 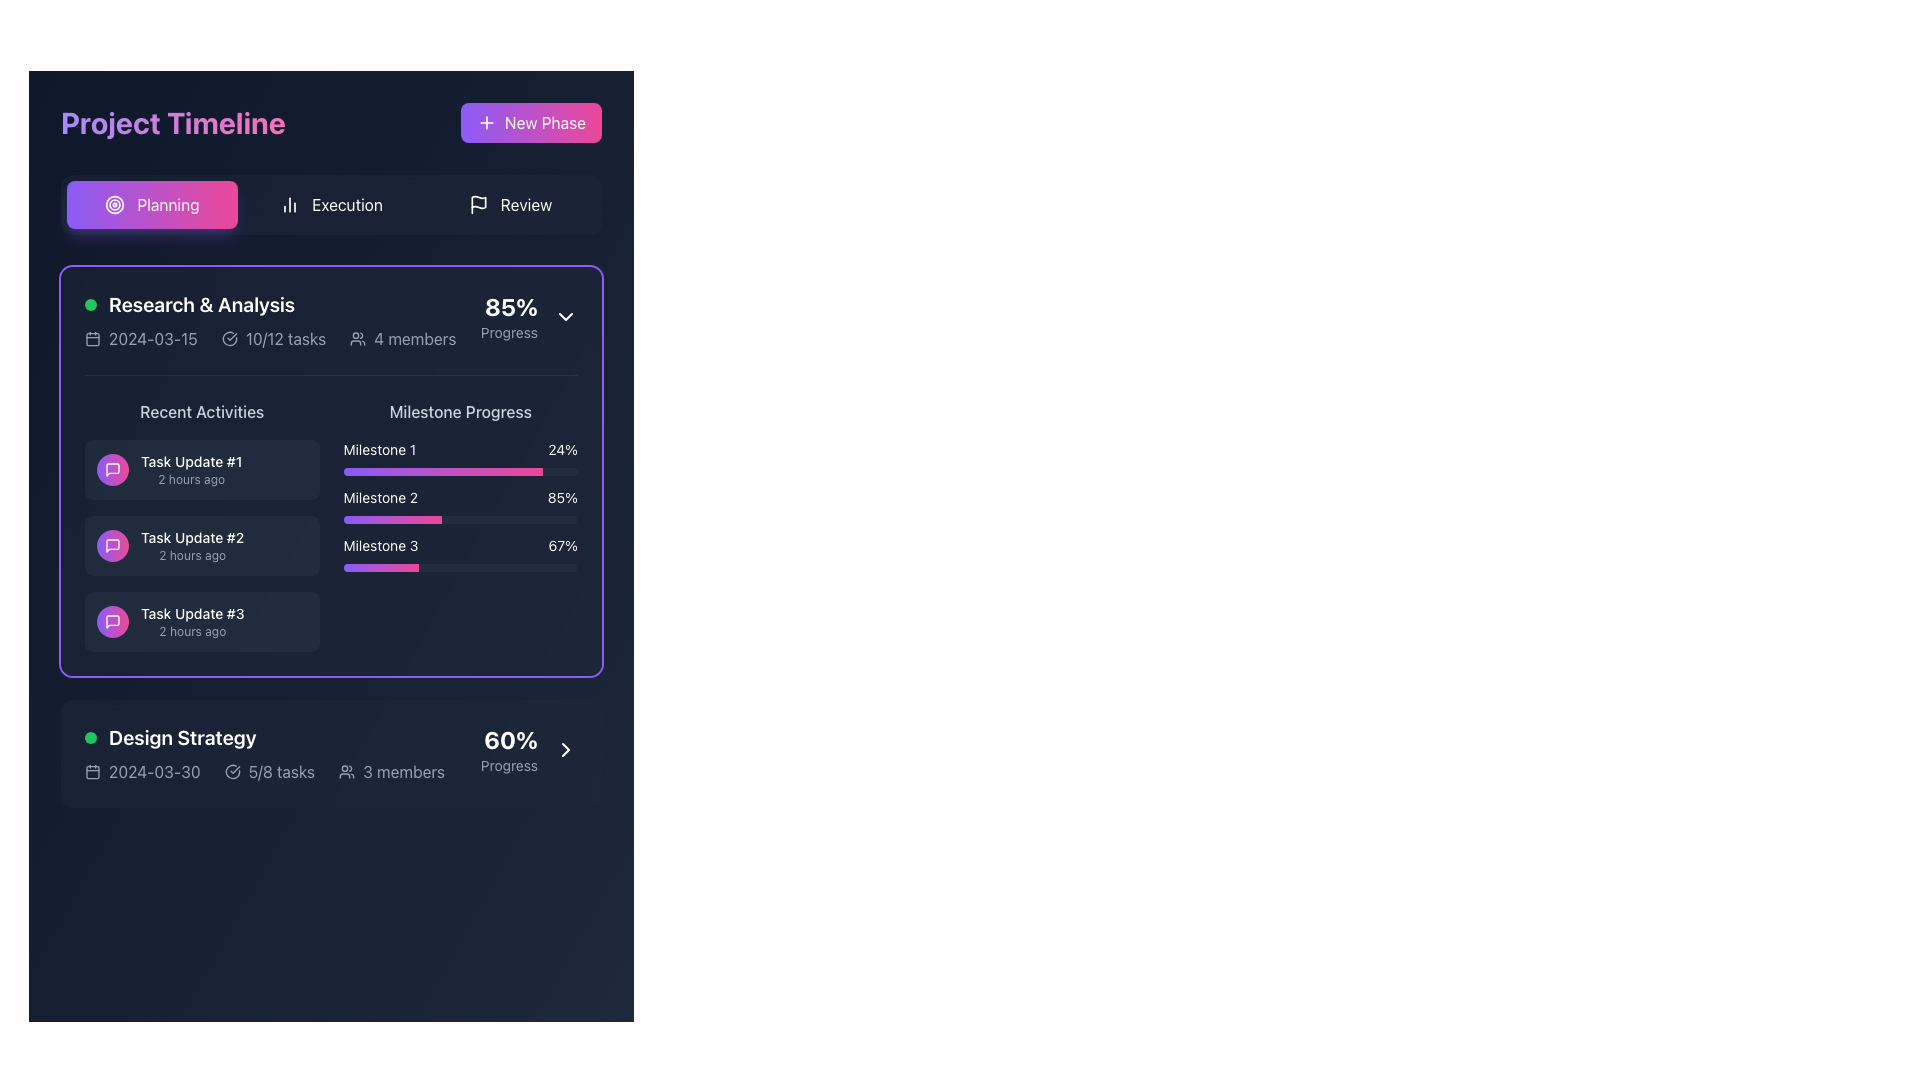 I want to click on the Text display showing '85%' and 'Progress', located in the 'Research & Analysis' section, on the top right-hand side of the section, so click(x=509, y=315).